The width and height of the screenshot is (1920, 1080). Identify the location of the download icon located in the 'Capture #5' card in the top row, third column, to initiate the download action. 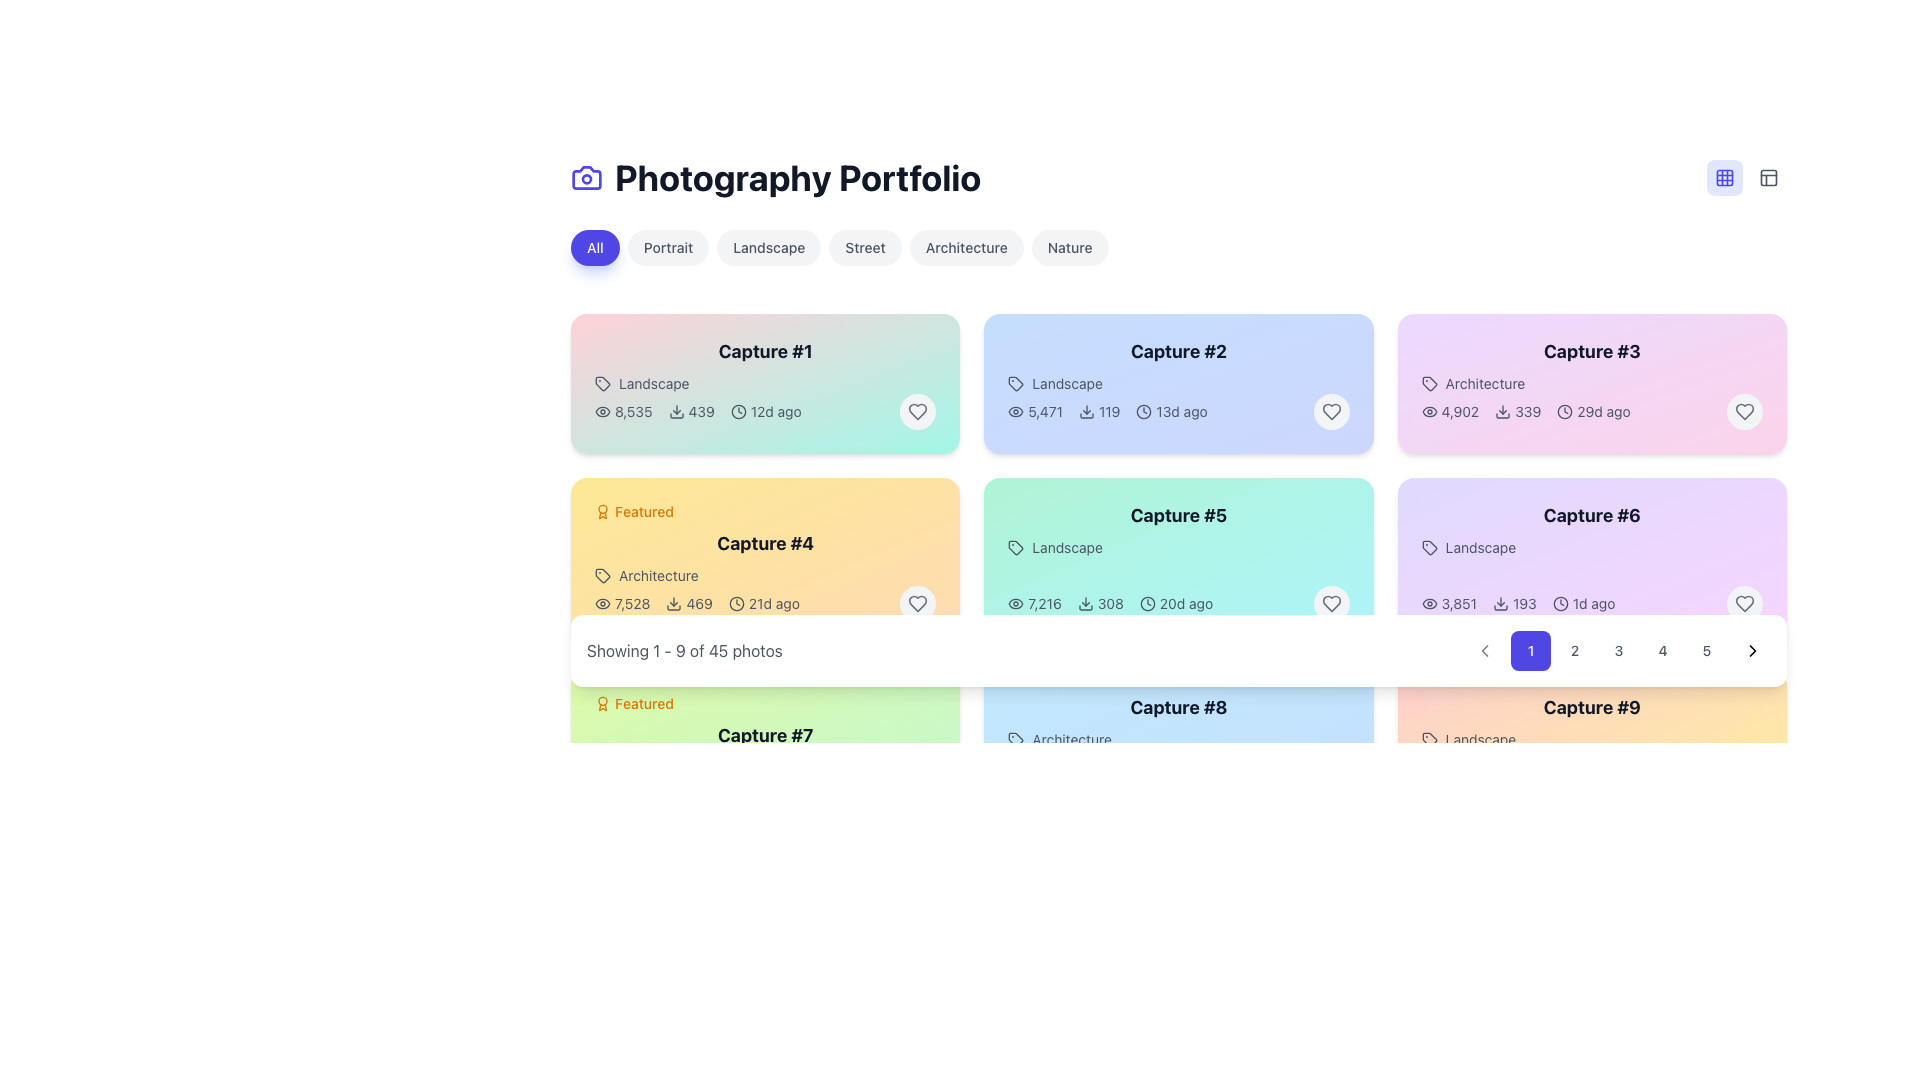
(1084, 603).